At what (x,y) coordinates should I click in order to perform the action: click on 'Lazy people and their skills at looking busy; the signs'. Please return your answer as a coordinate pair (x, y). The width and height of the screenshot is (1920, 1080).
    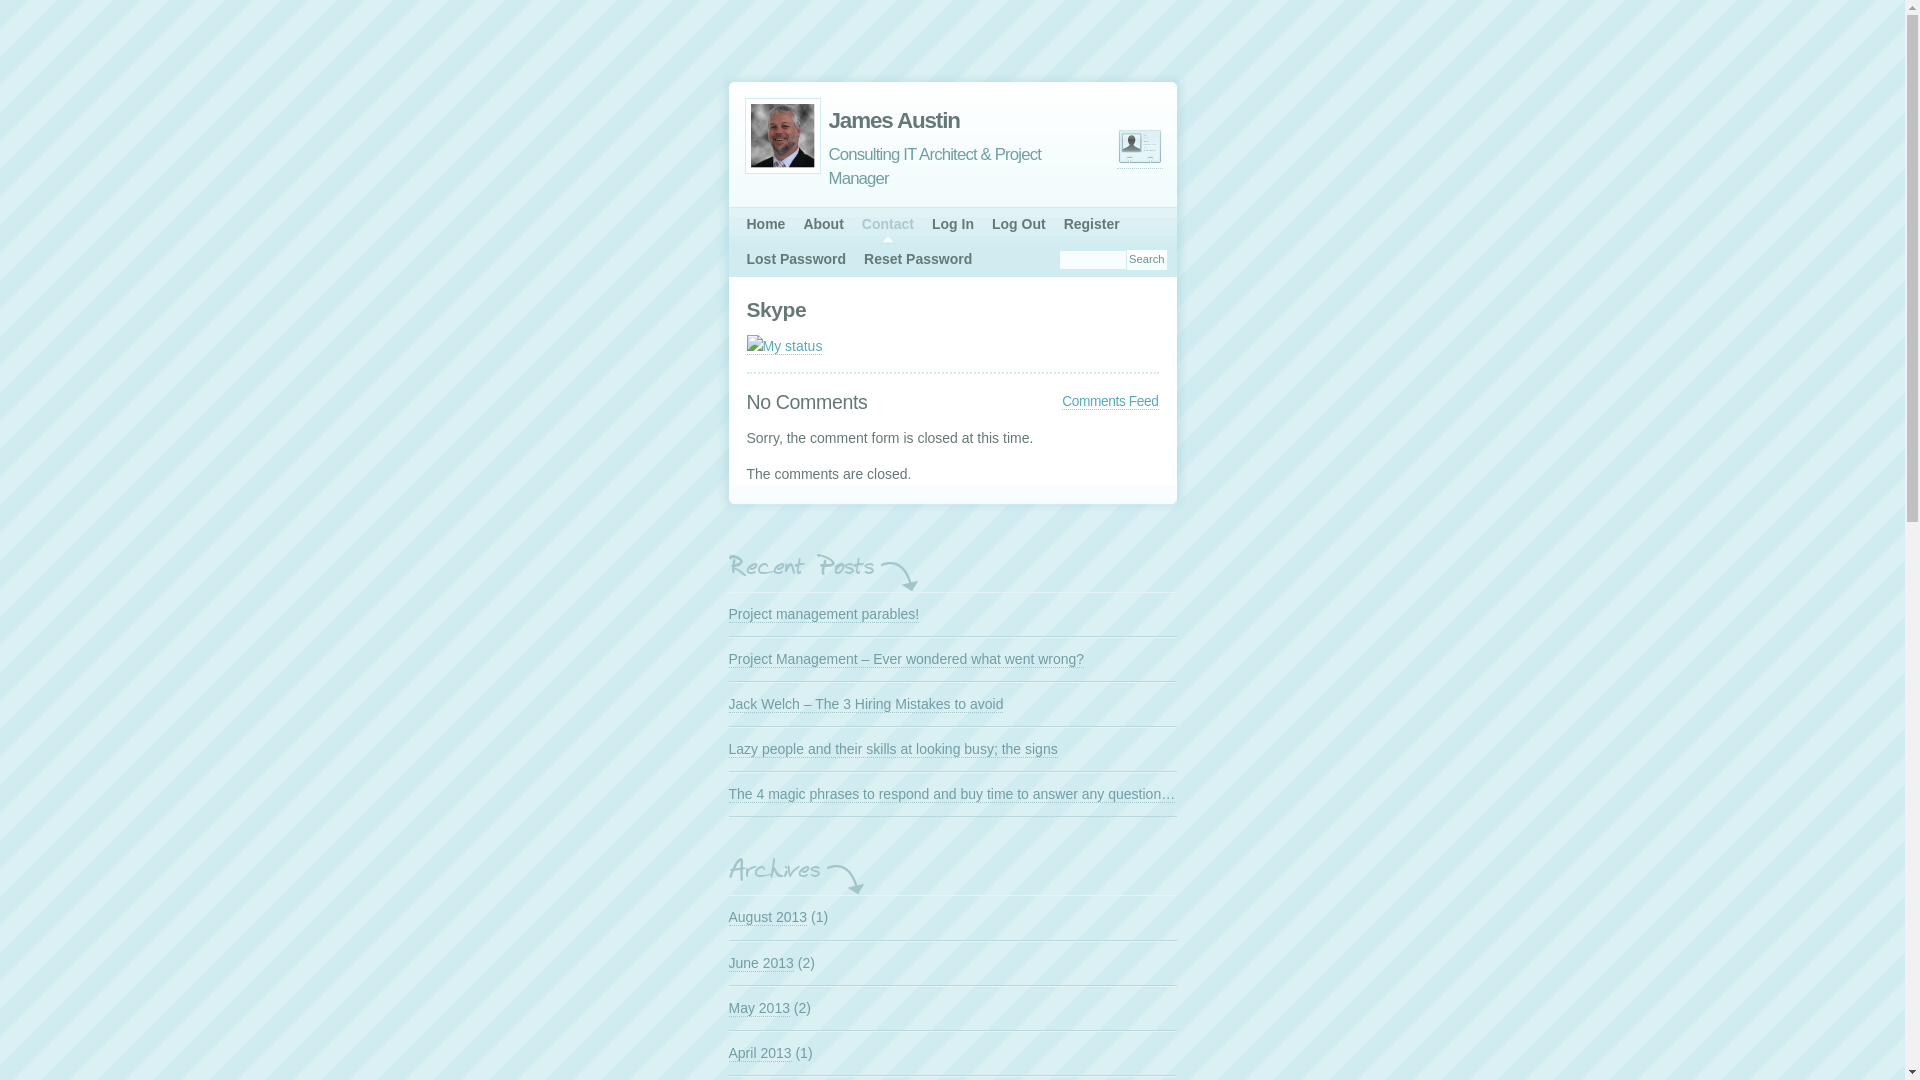
    Looking at the image, I should click on (891, 749).